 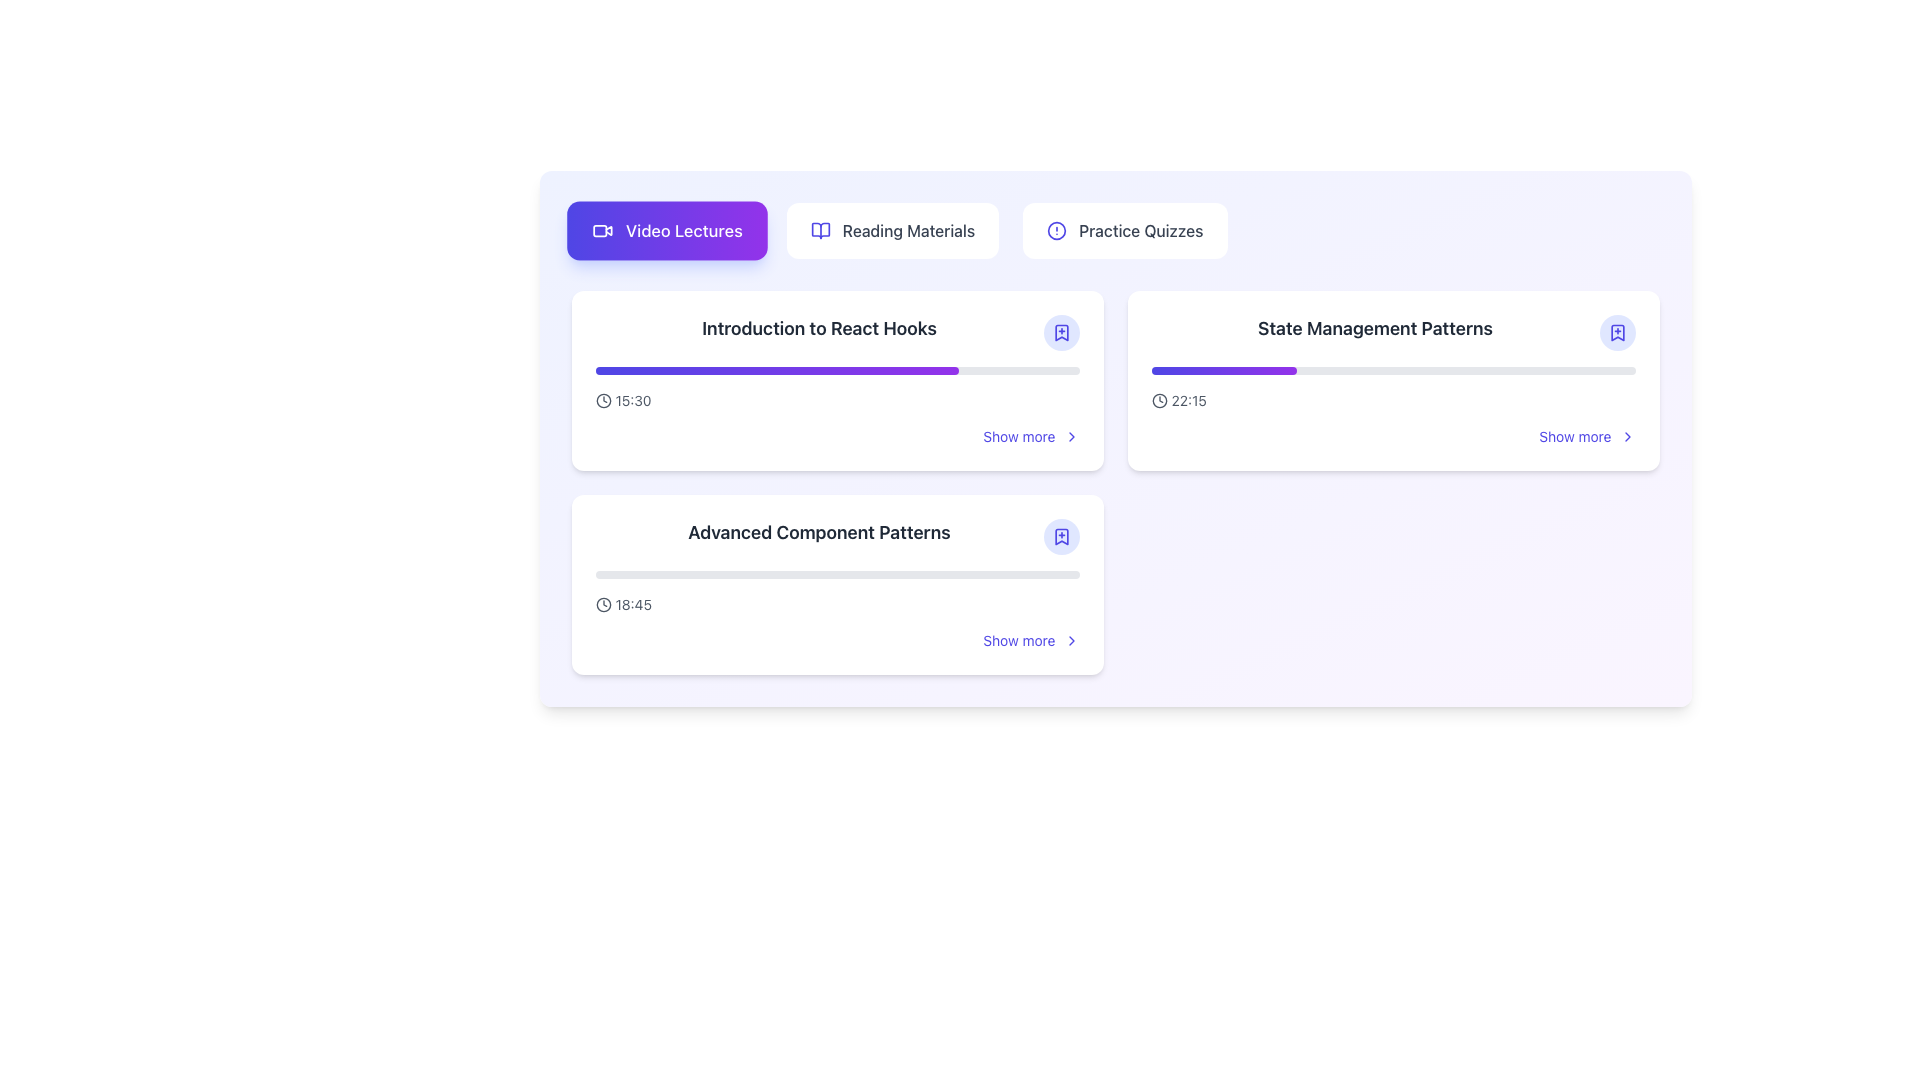 What do you see at coordinates (1060, 331) in the screenshot?
I see `the bookmark icon indicating the 'Introduction to React Hooks' section located in the top-left quadrant of the layout` at bounding box center [1060, 331].